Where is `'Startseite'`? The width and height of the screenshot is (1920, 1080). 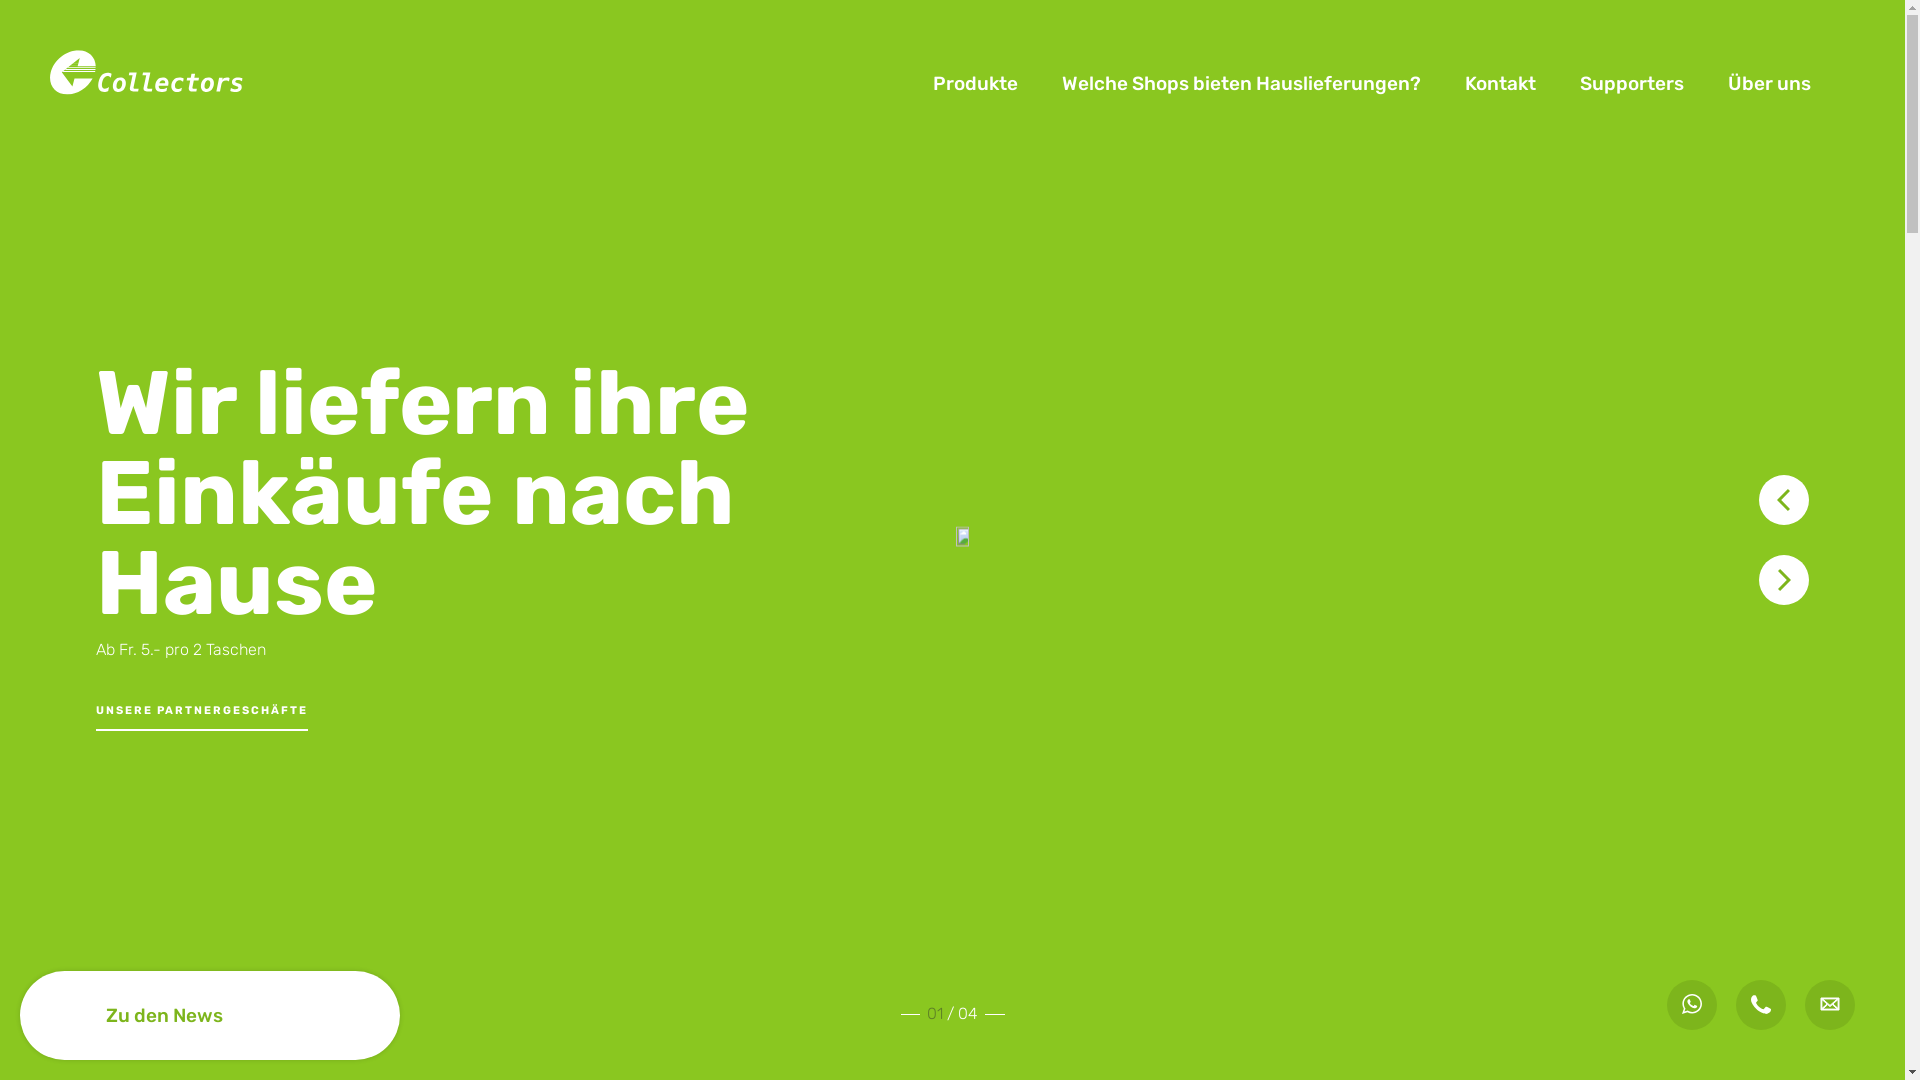 'Startseite' is located at coordinates (148, 81).